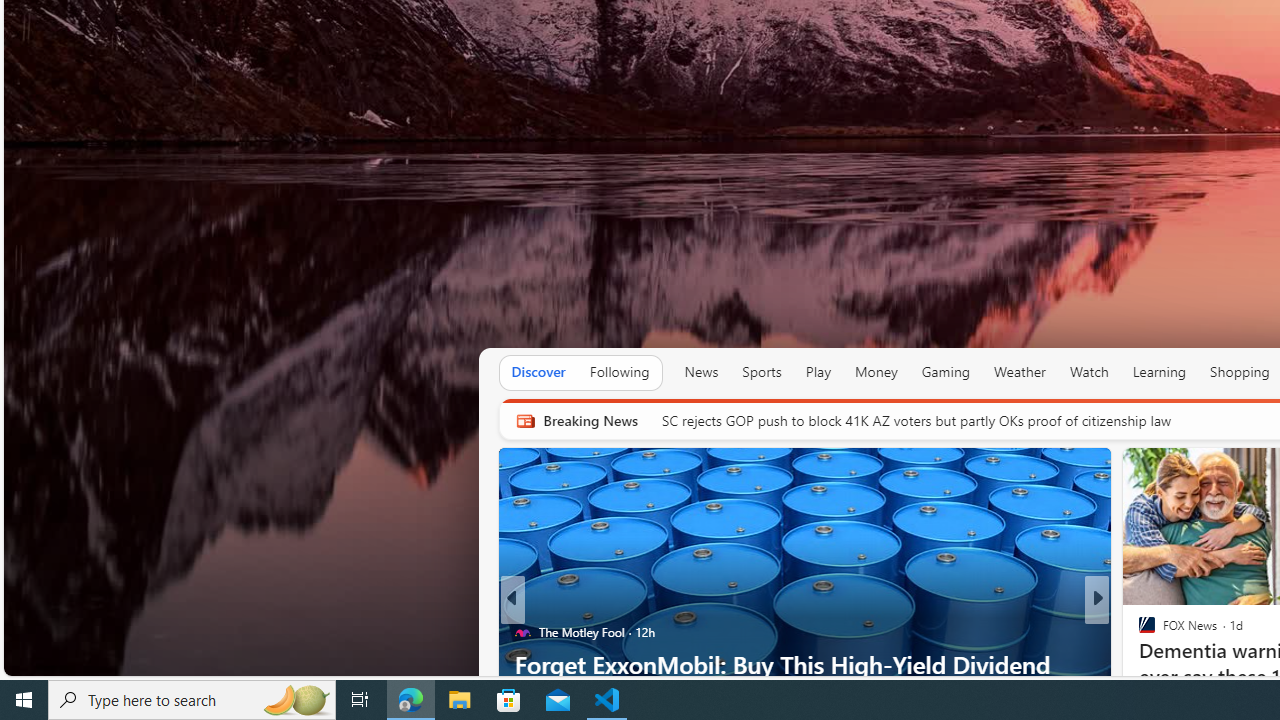  Describe the element at coordinates (1138, 632) in the screenshot. I see `'CNBC'` at that location.